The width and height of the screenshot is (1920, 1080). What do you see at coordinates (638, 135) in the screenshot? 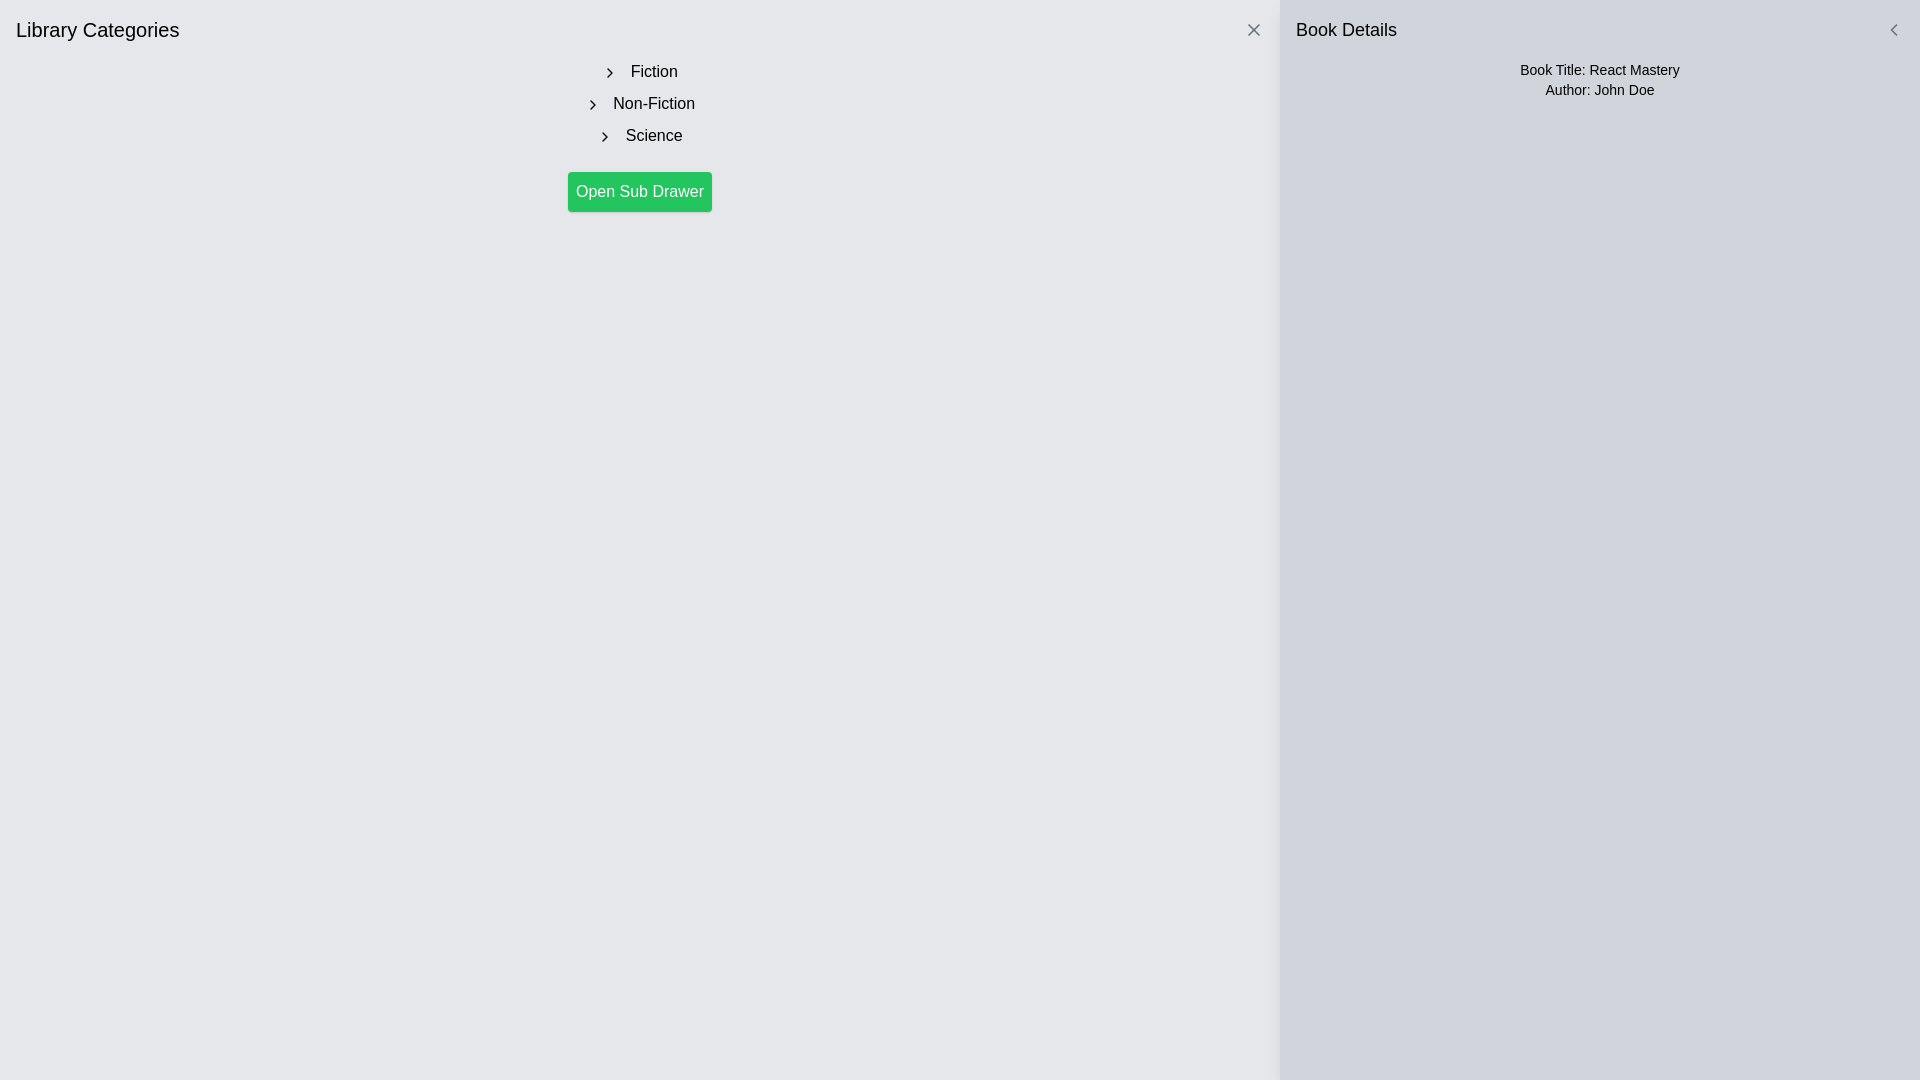
I see `the 'Science' label in the 'Library Categories' list, which is the third item following 'Fiction' and 'Non-Fiction'` at bounding box center [638, 135].